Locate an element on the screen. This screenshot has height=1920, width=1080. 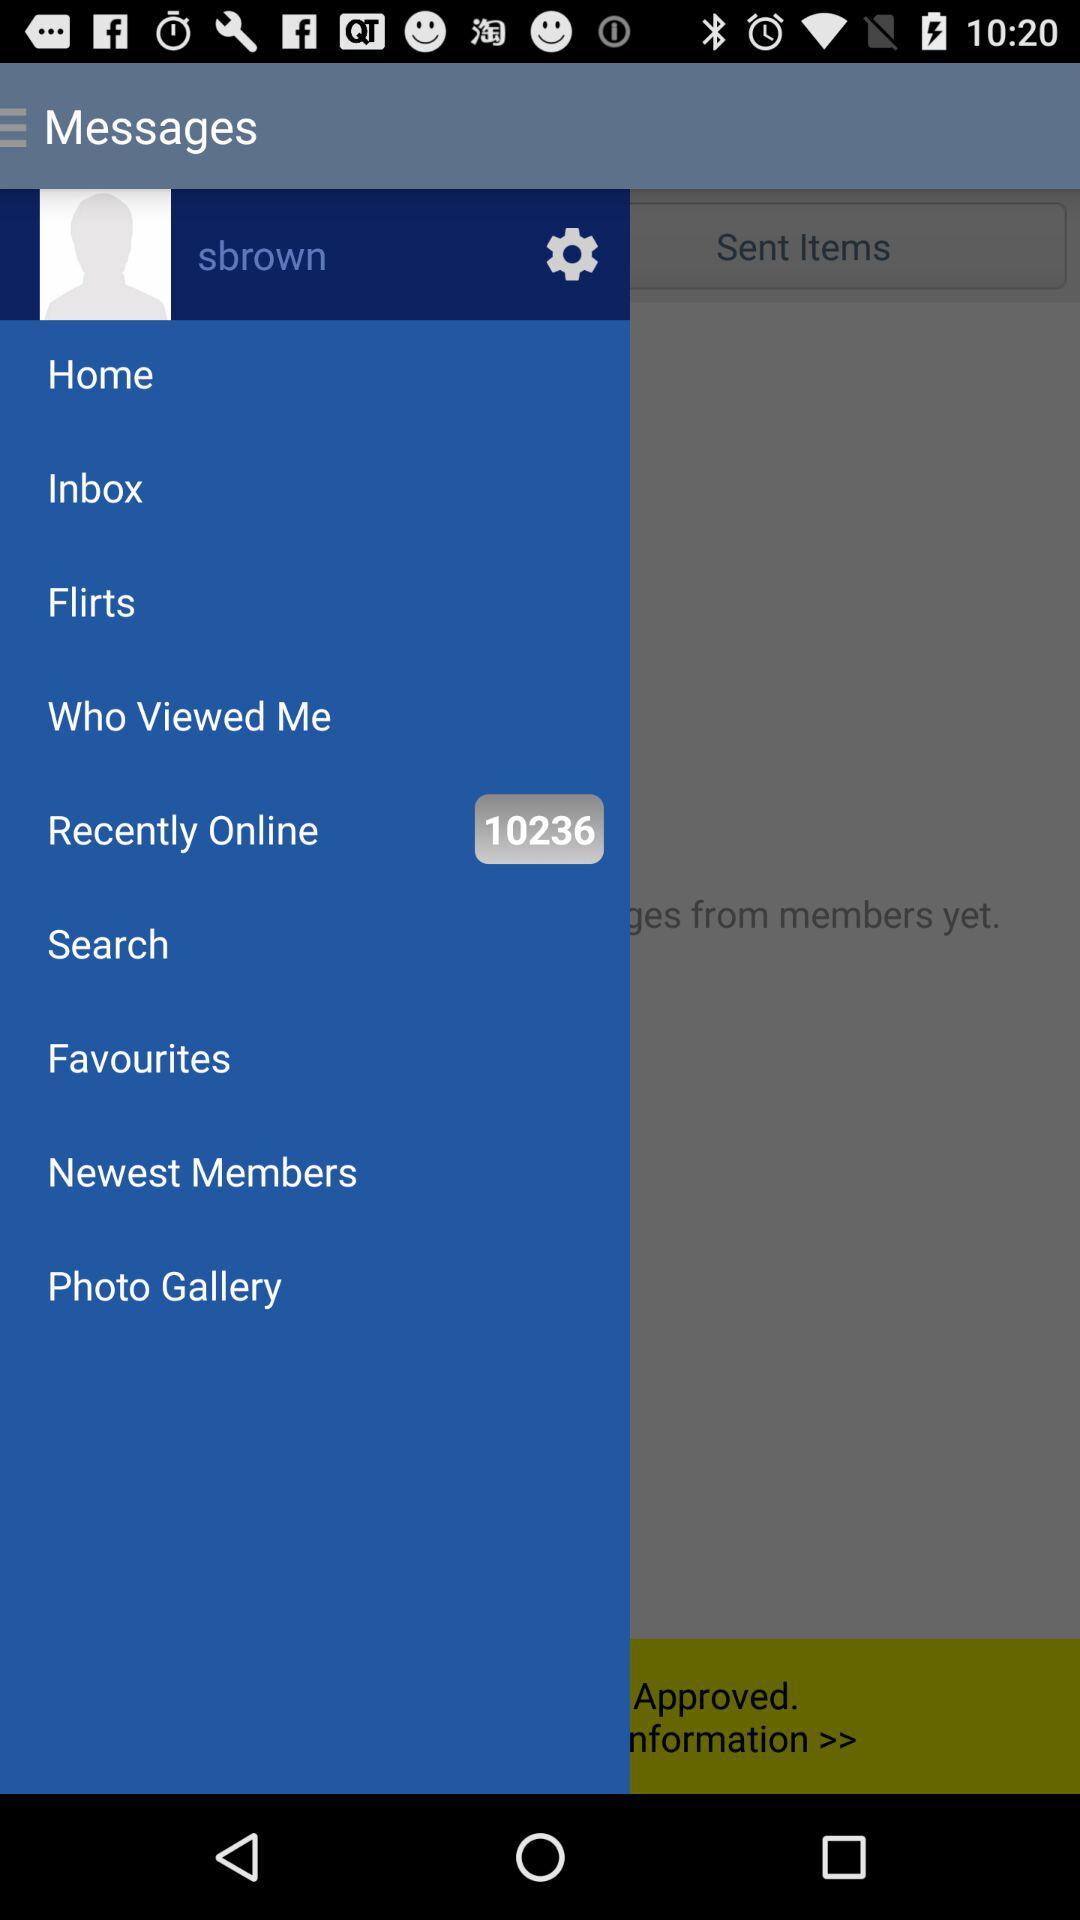
app above the favourites item is located at coordinates (108, 942).